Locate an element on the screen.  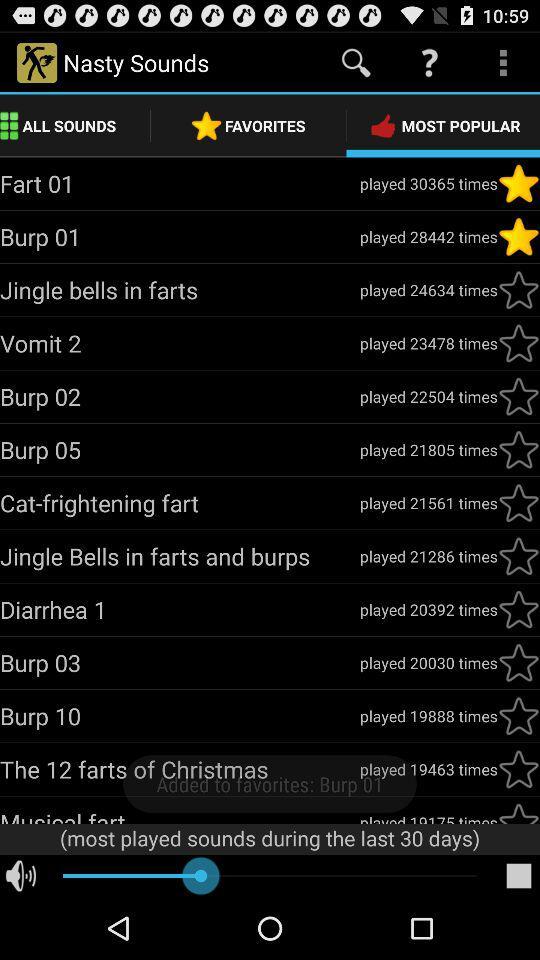
favorite is located at coordinates (518, 662).